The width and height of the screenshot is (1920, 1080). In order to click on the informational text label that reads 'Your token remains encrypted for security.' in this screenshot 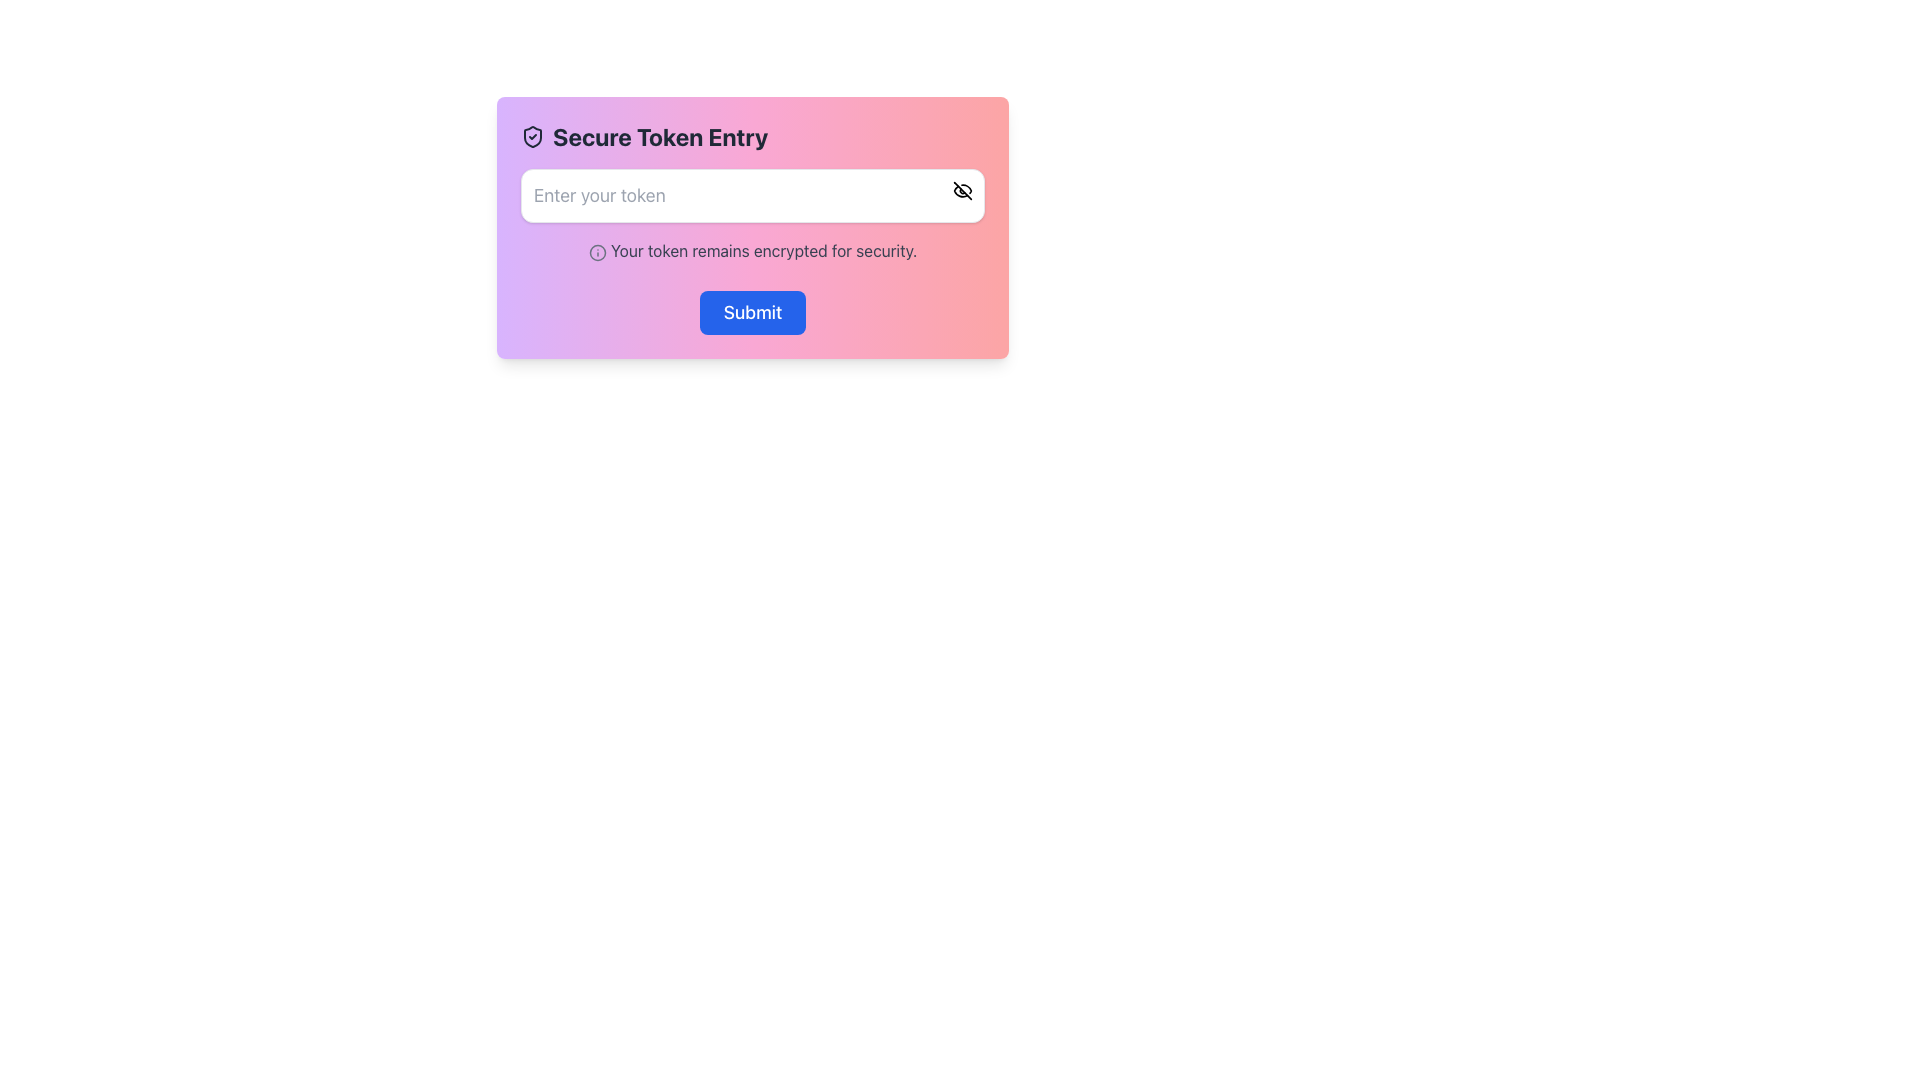, I will do `click(752, 249)`.